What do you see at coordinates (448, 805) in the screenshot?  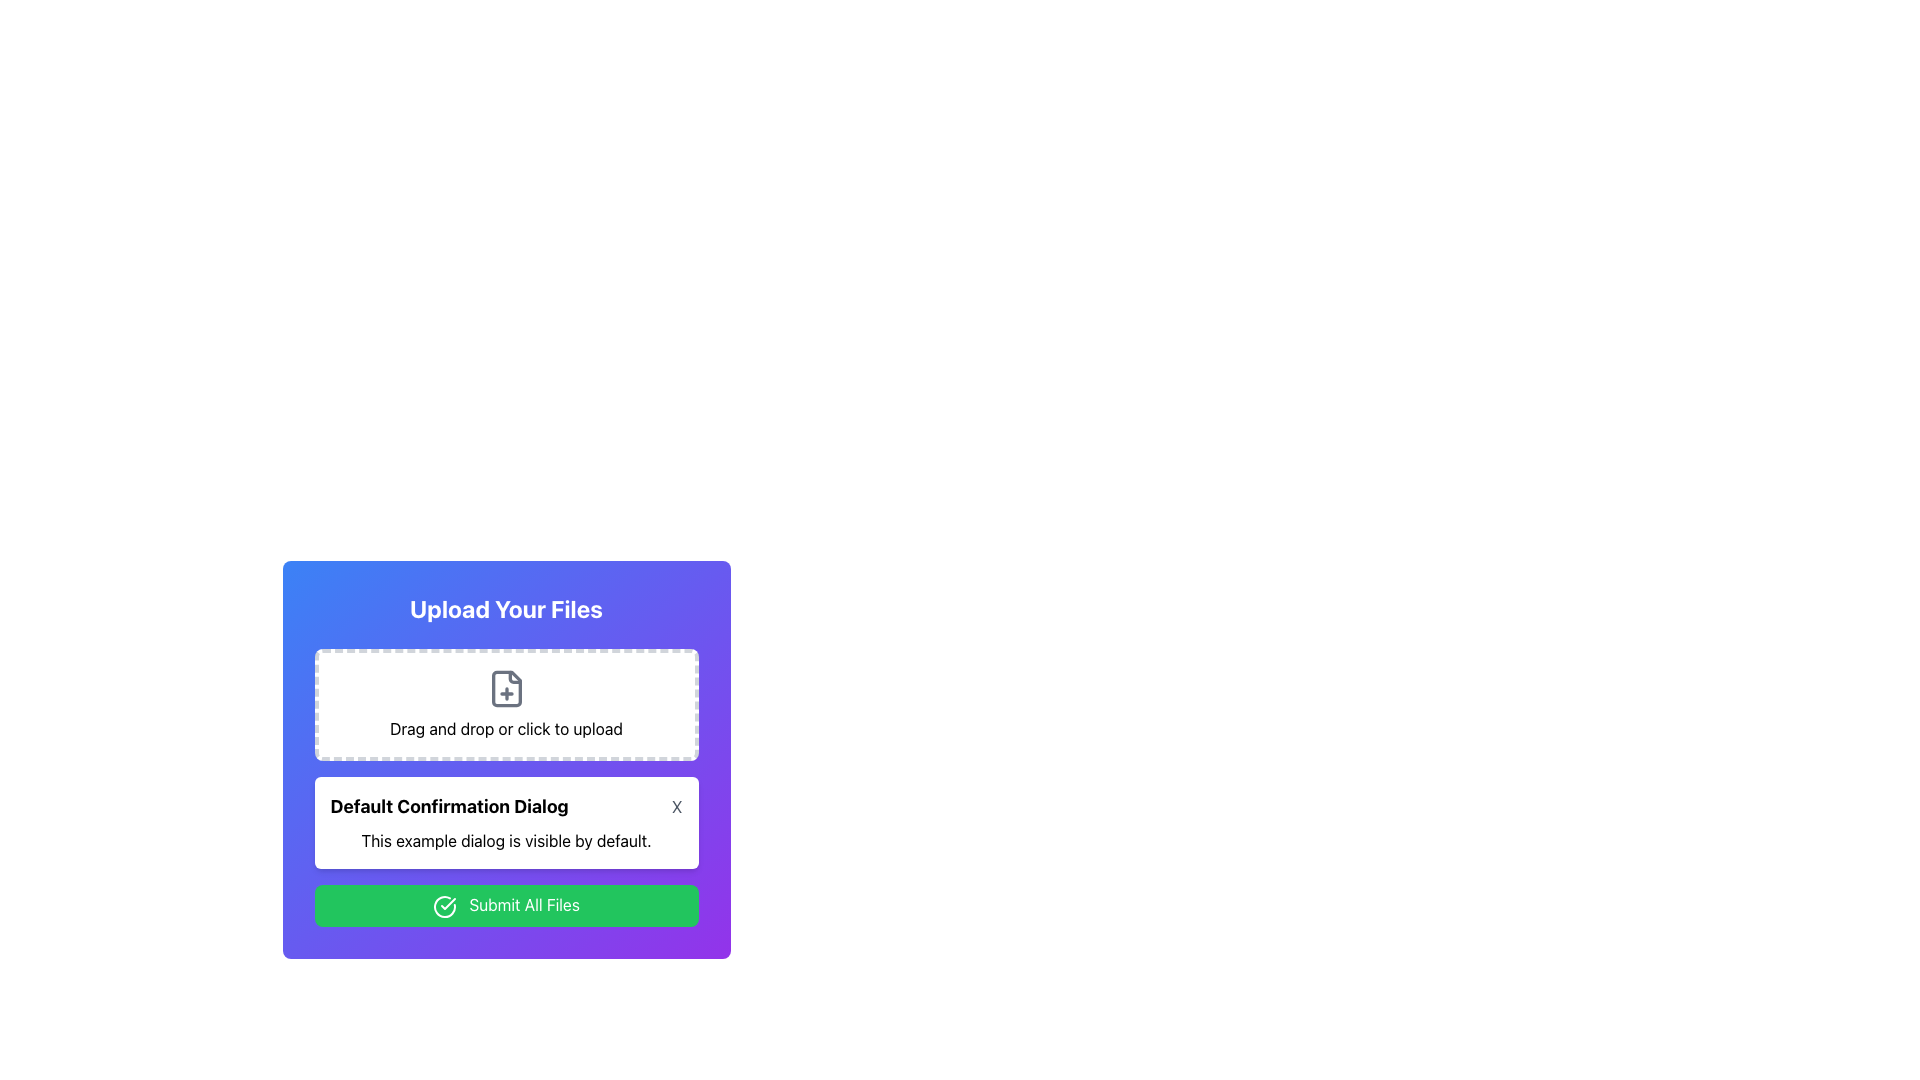 I see `text from the 'Default Confirmation Dialog' label, which is a large, bold black text located in the upper section of the dialog box` at bounding box center [448, 805].